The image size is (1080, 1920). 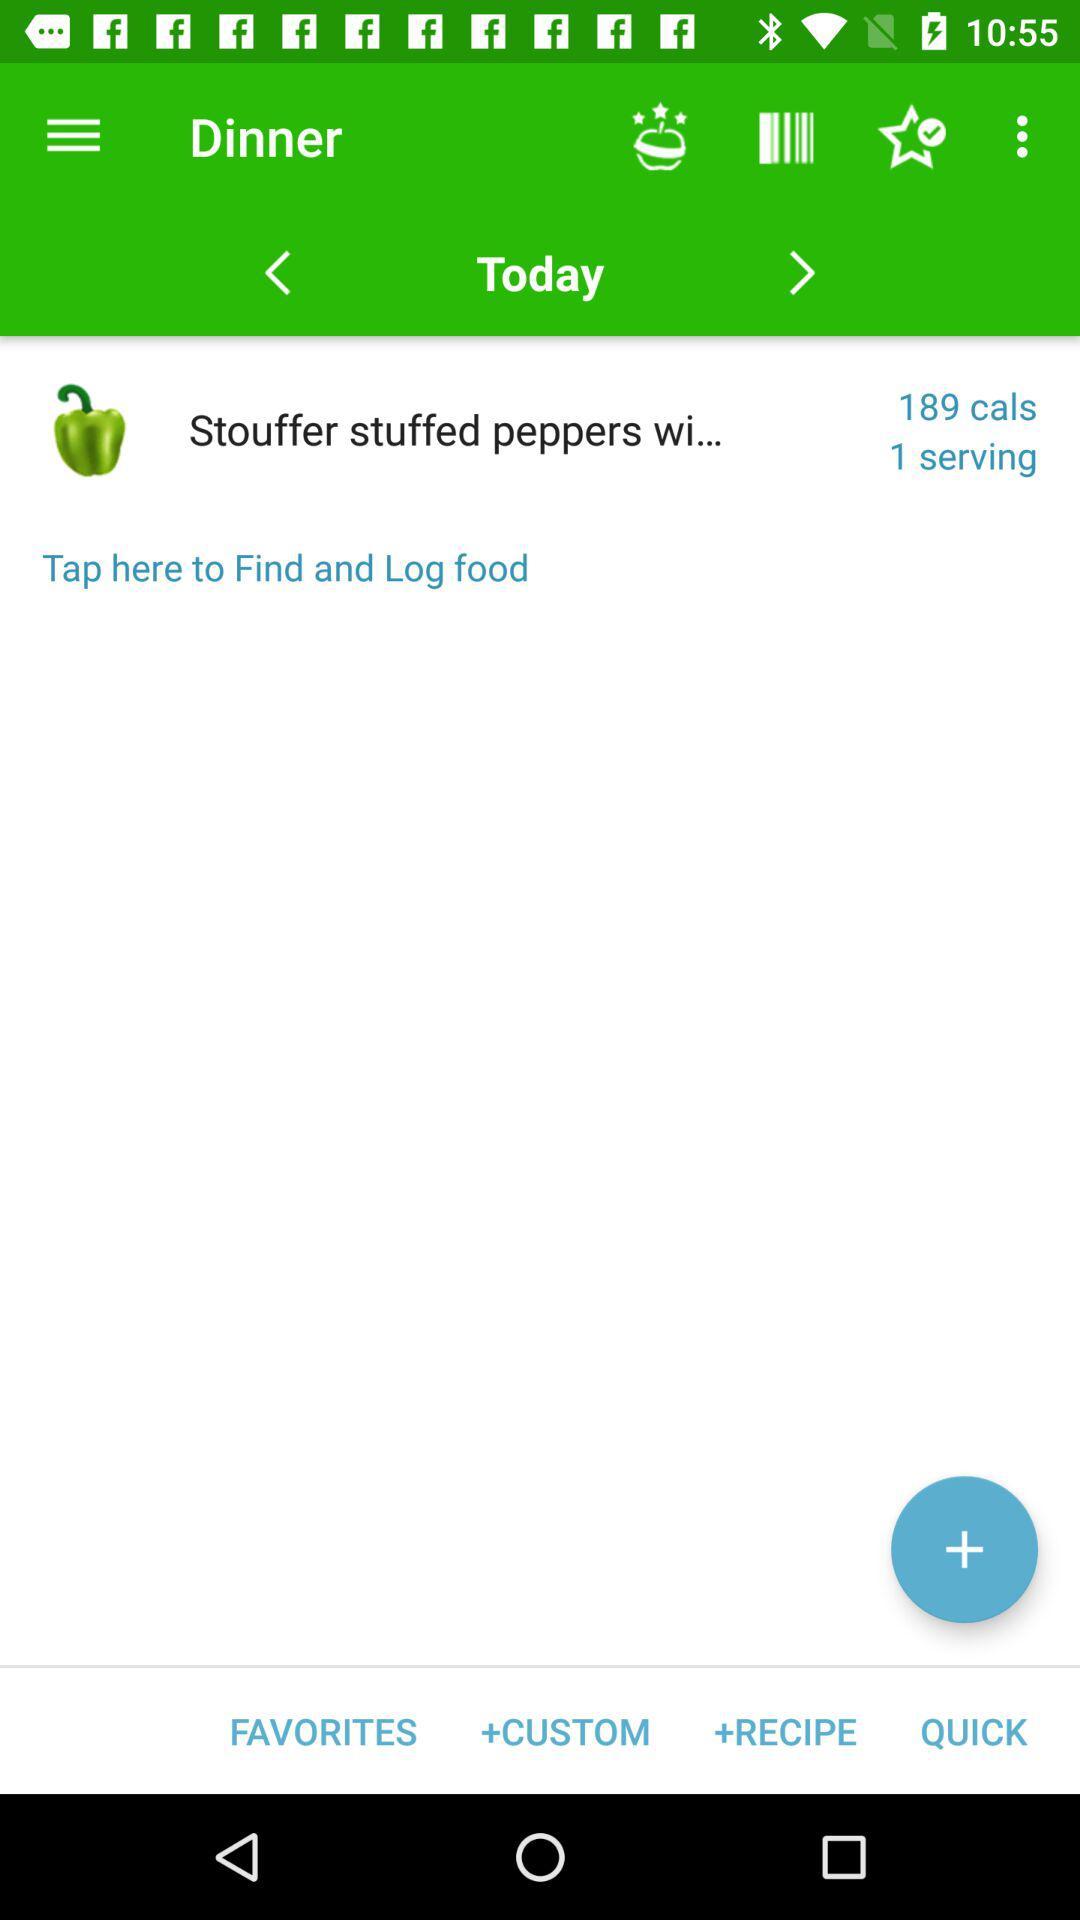 I want to click on the previous, so click(x=277, y=272).